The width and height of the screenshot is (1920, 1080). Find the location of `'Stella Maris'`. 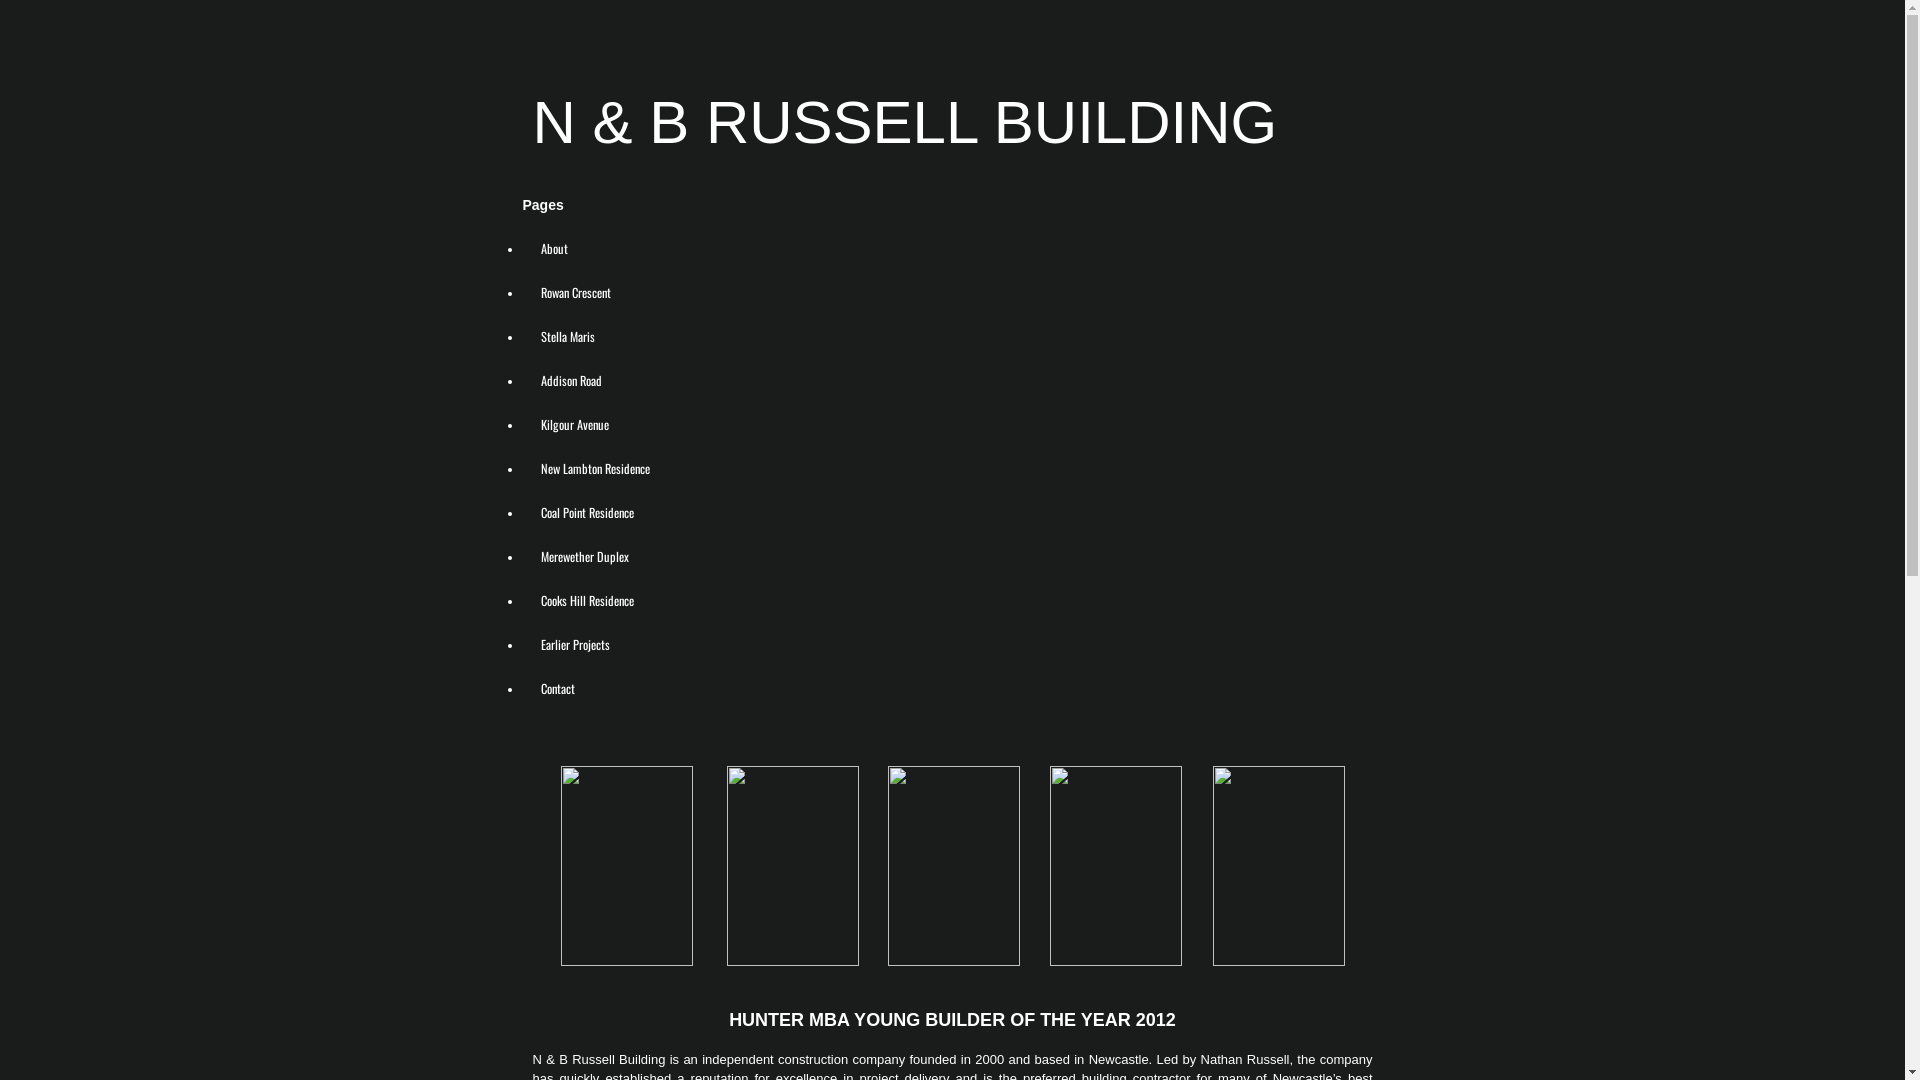

'Stella Maris' is located at coordinates (566, 334).